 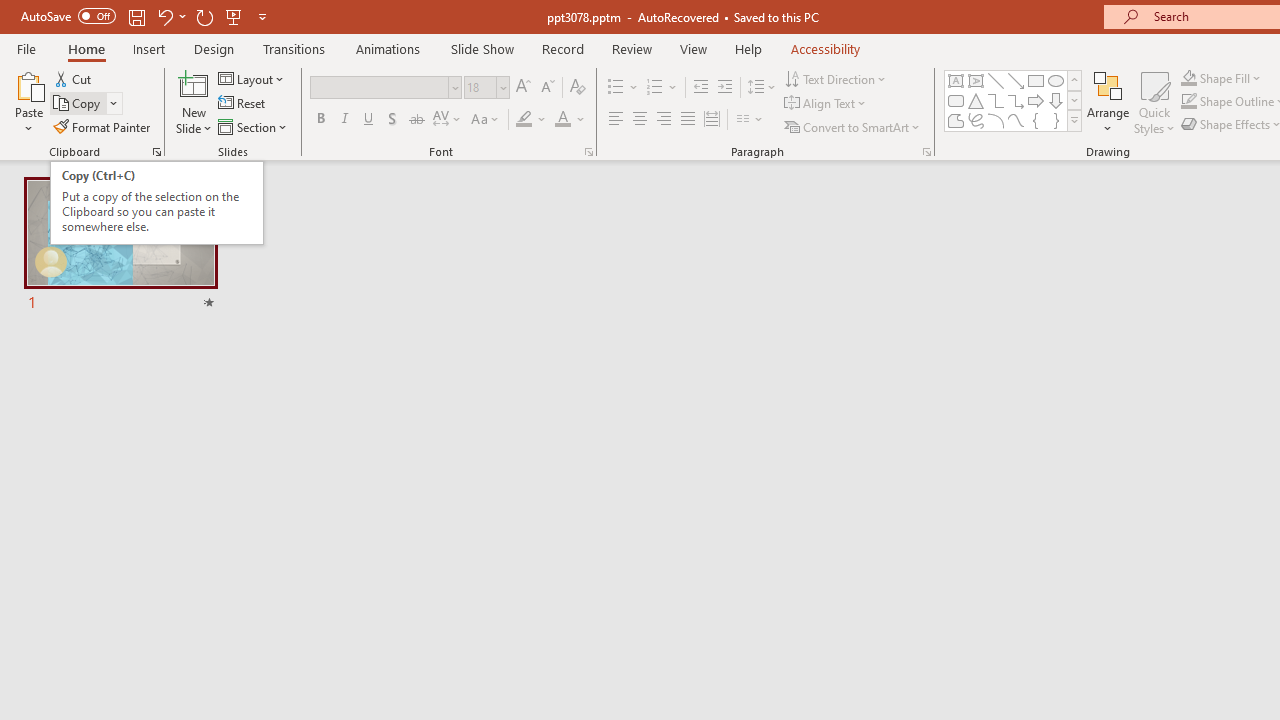 I want to click on 'Arrow: Right', so click(x=1036, y=100).